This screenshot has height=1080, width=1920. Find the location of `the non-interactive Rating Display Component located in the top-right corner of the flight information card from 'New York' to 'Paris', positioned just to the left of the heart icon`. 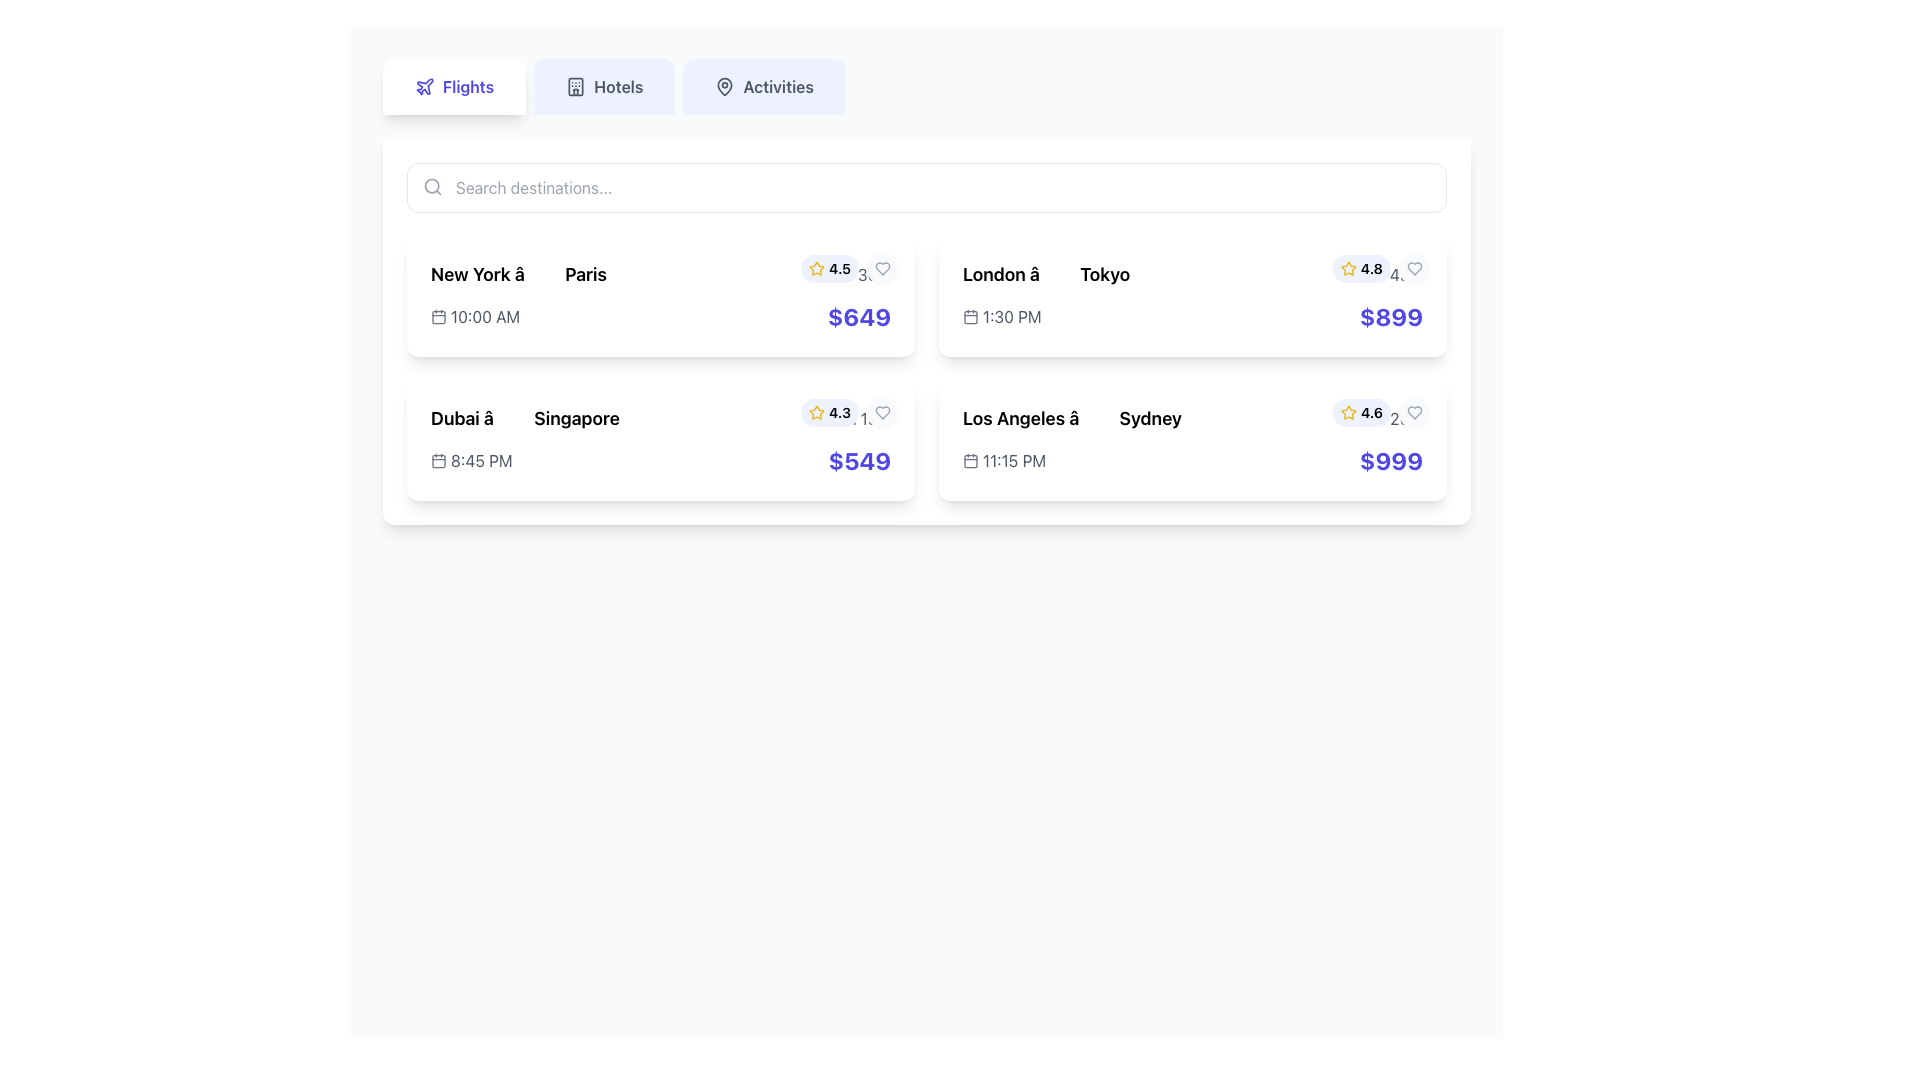

the non-interactive Rating Display Component located in the top-right corner of the flight information card from 'New York' to 'Paris', positioned just to the left of the heart icon is located at coordinates (830, 268).